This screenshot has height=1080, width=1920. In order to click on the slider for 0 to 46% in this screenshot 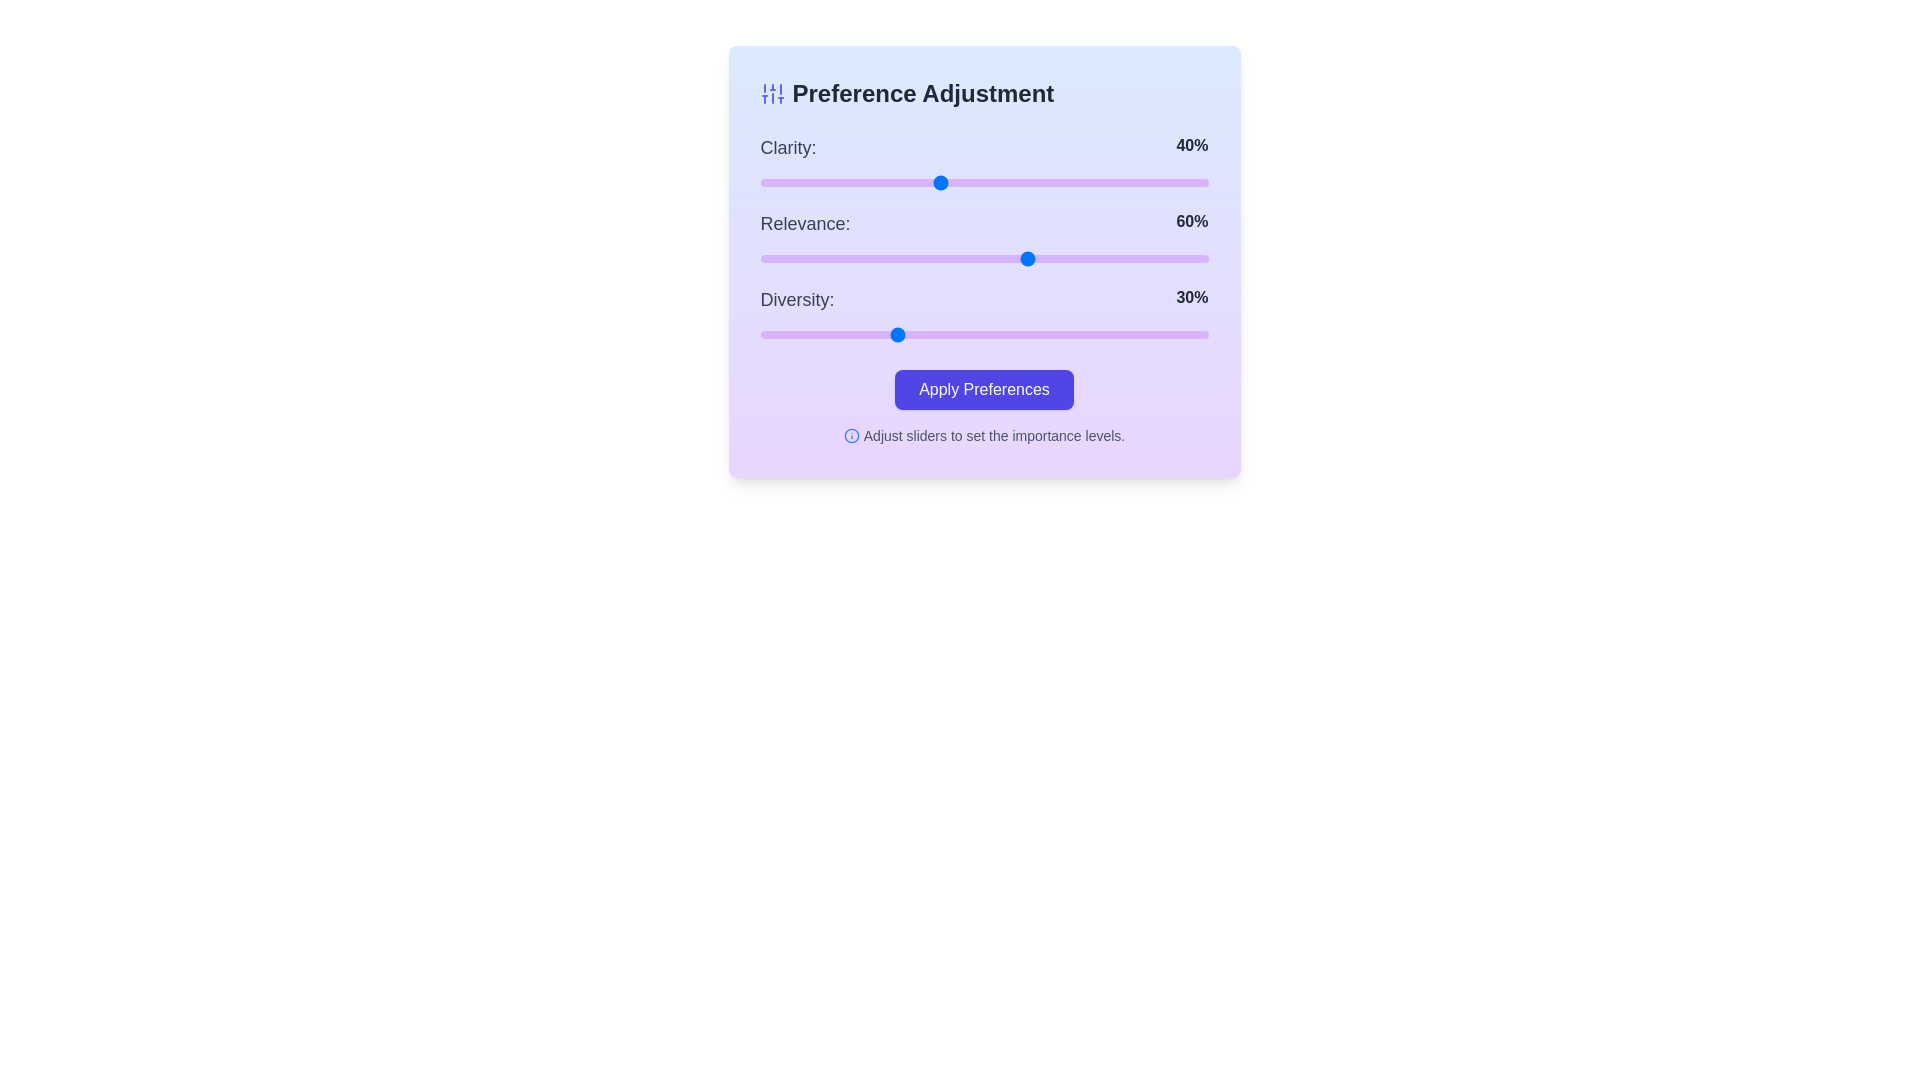, I will do `click(966, 182)`.